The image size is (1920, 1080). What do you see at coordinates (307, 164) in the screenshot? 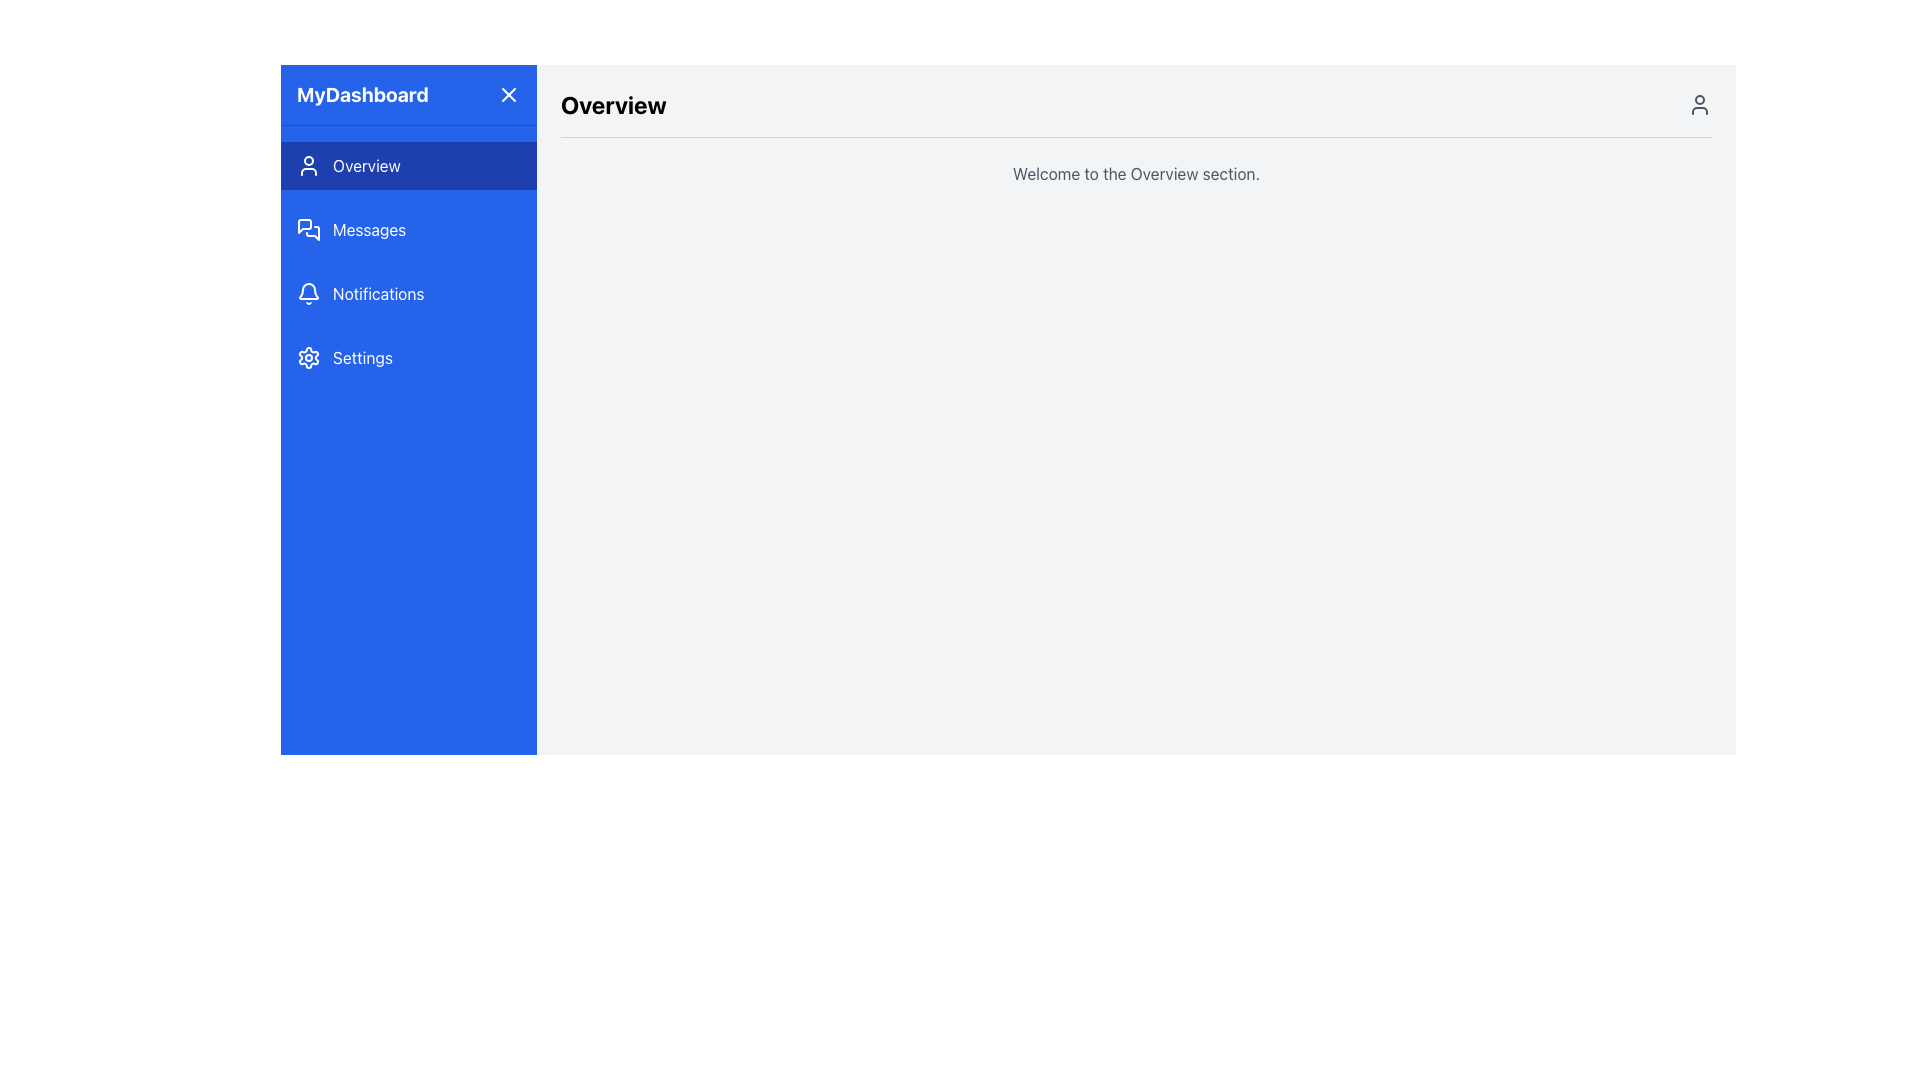
I see `the user icon, which is a white SVG graphic of a stylized person located in the vertical navigation menu on the left, next to the 'Overview' label` at bounding box center [307, 164].